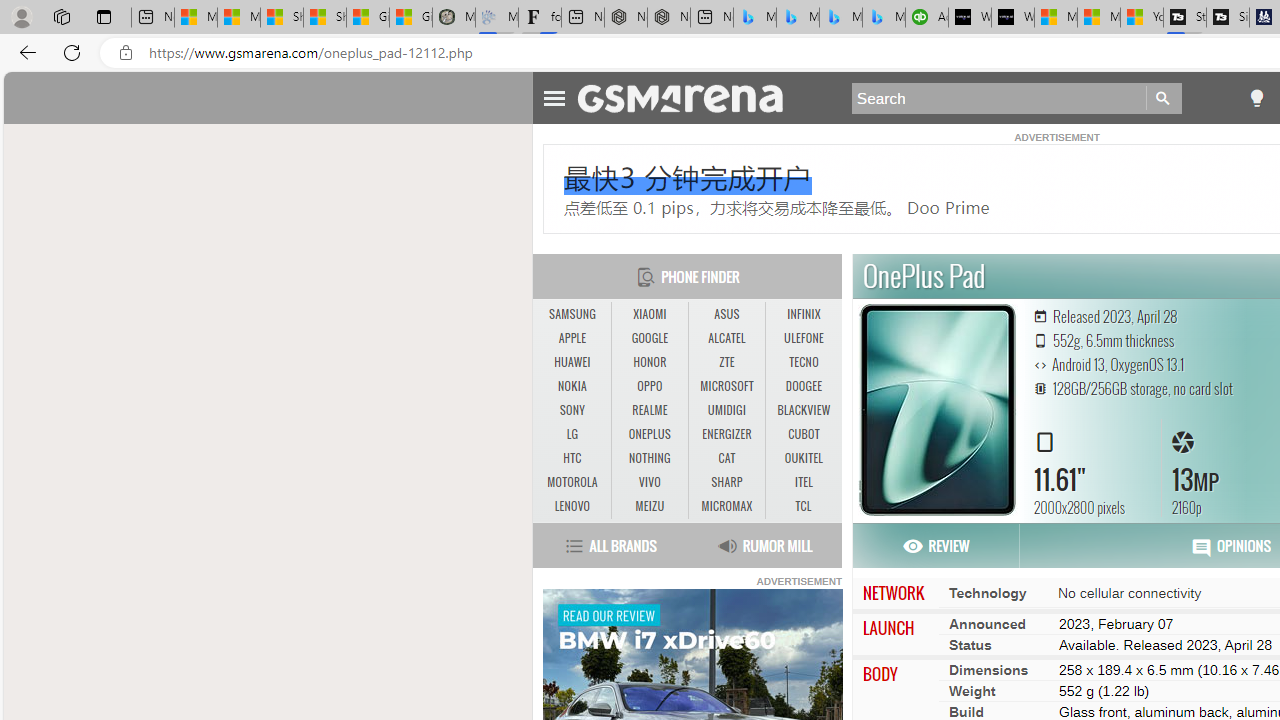 Image resolution: width=1280 pixels, height=720 pixels. I want to click on 'LG', so click(571, 433).